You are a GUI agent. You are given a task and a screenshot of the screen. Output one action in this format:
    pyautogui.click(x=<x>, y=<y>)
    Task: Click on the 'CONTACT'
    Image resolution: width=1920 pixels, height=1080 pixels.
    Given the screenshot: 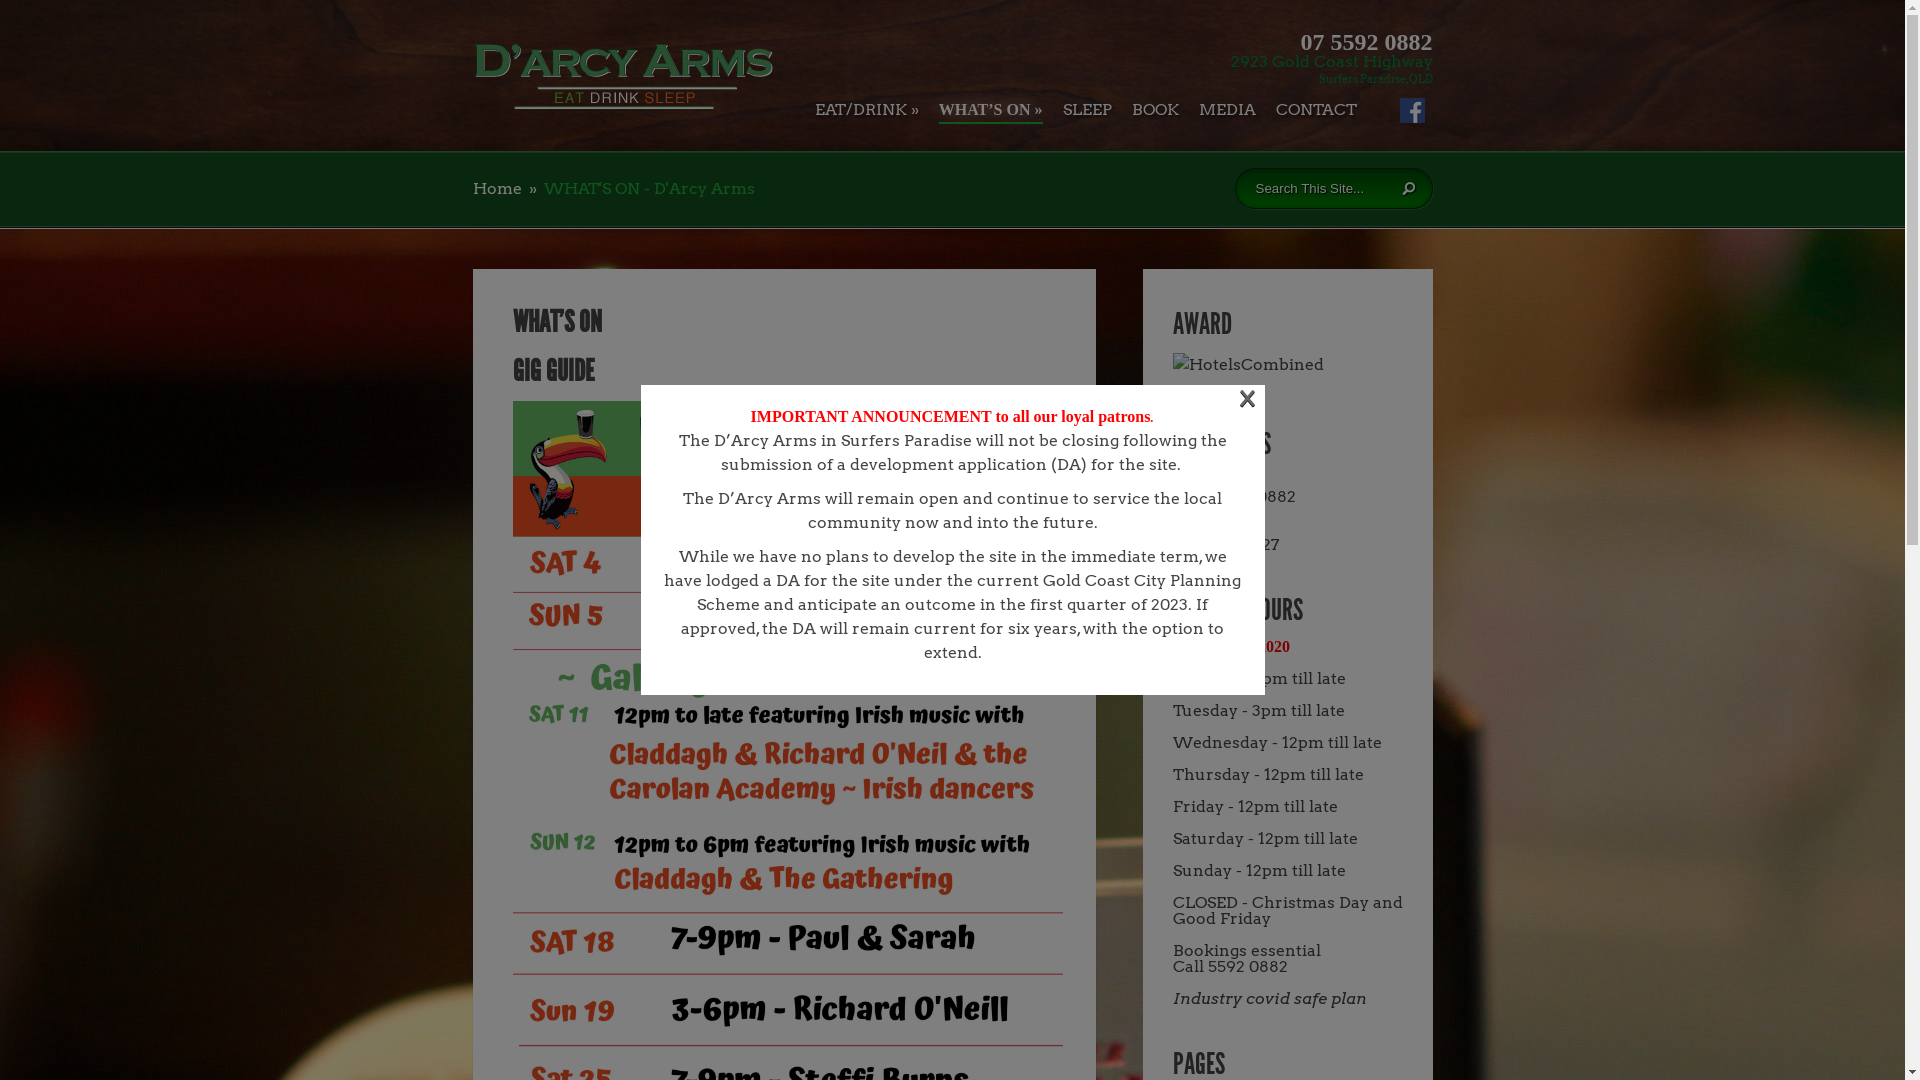 What is the action you would take?
    pyautogui.click(x=1316, y=114)
    